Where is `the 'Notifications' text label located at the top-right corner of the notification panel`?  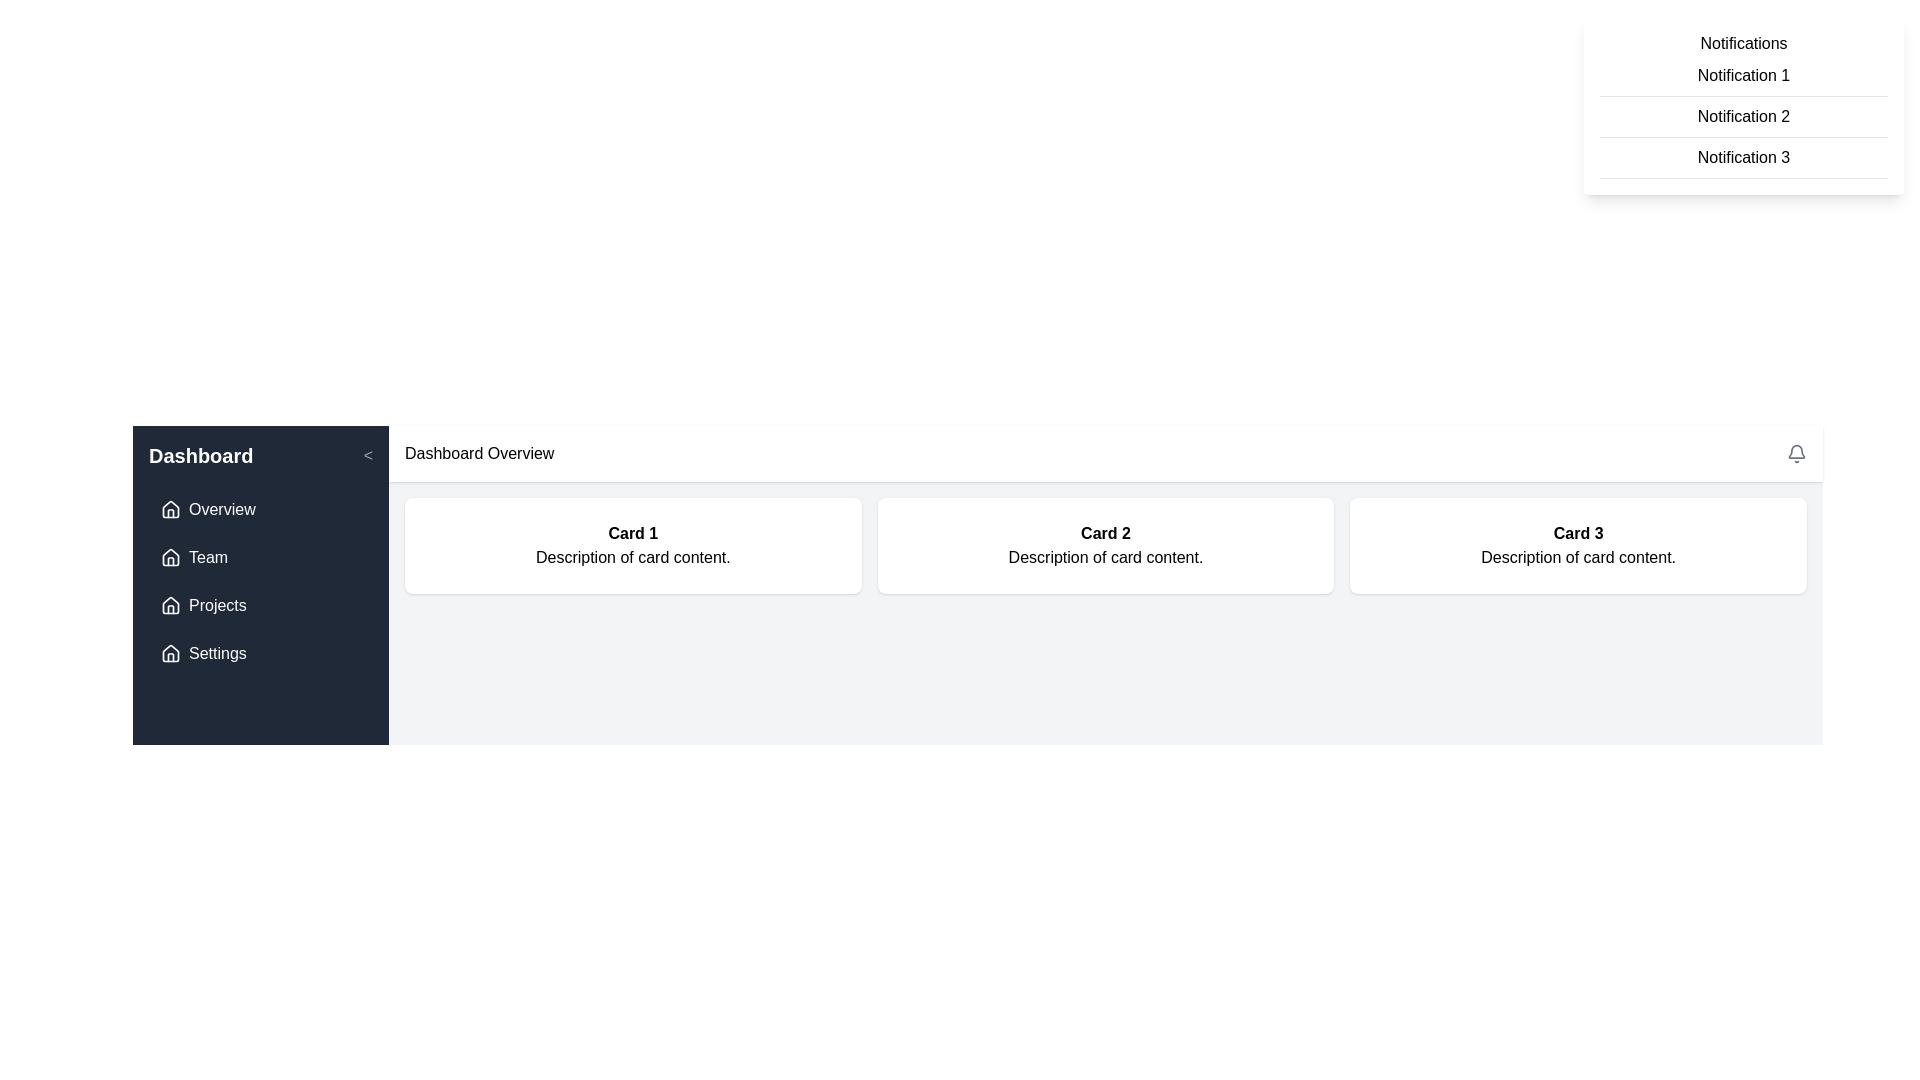
the 'Notifications' text label located at the top-right corner of the notification panel is located at coordinates (1742, 43).